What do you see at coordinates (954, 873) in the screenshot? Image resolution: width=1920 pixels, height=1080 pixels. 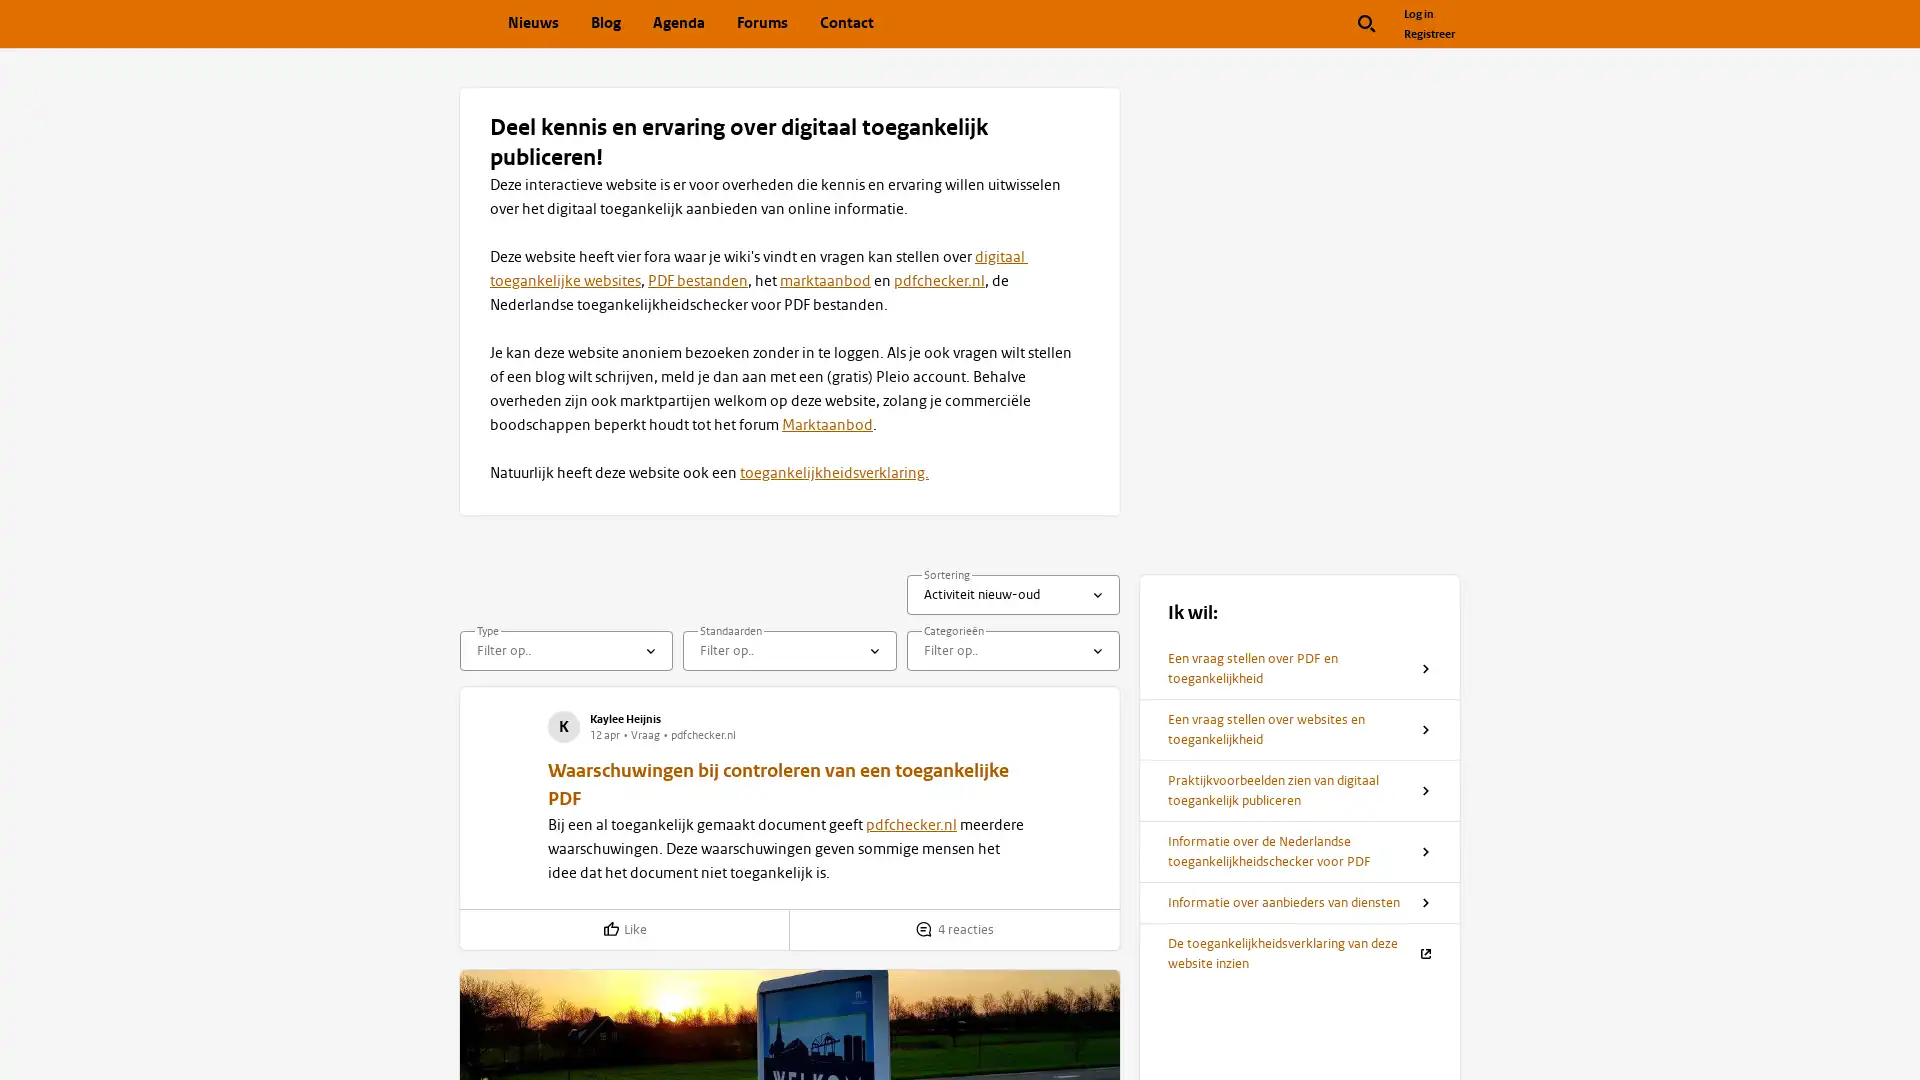 I see `Toon reacties op 'Waarschuwingen bij controleren van een toegankelijke PDF'` at bounding box center [954, 873].